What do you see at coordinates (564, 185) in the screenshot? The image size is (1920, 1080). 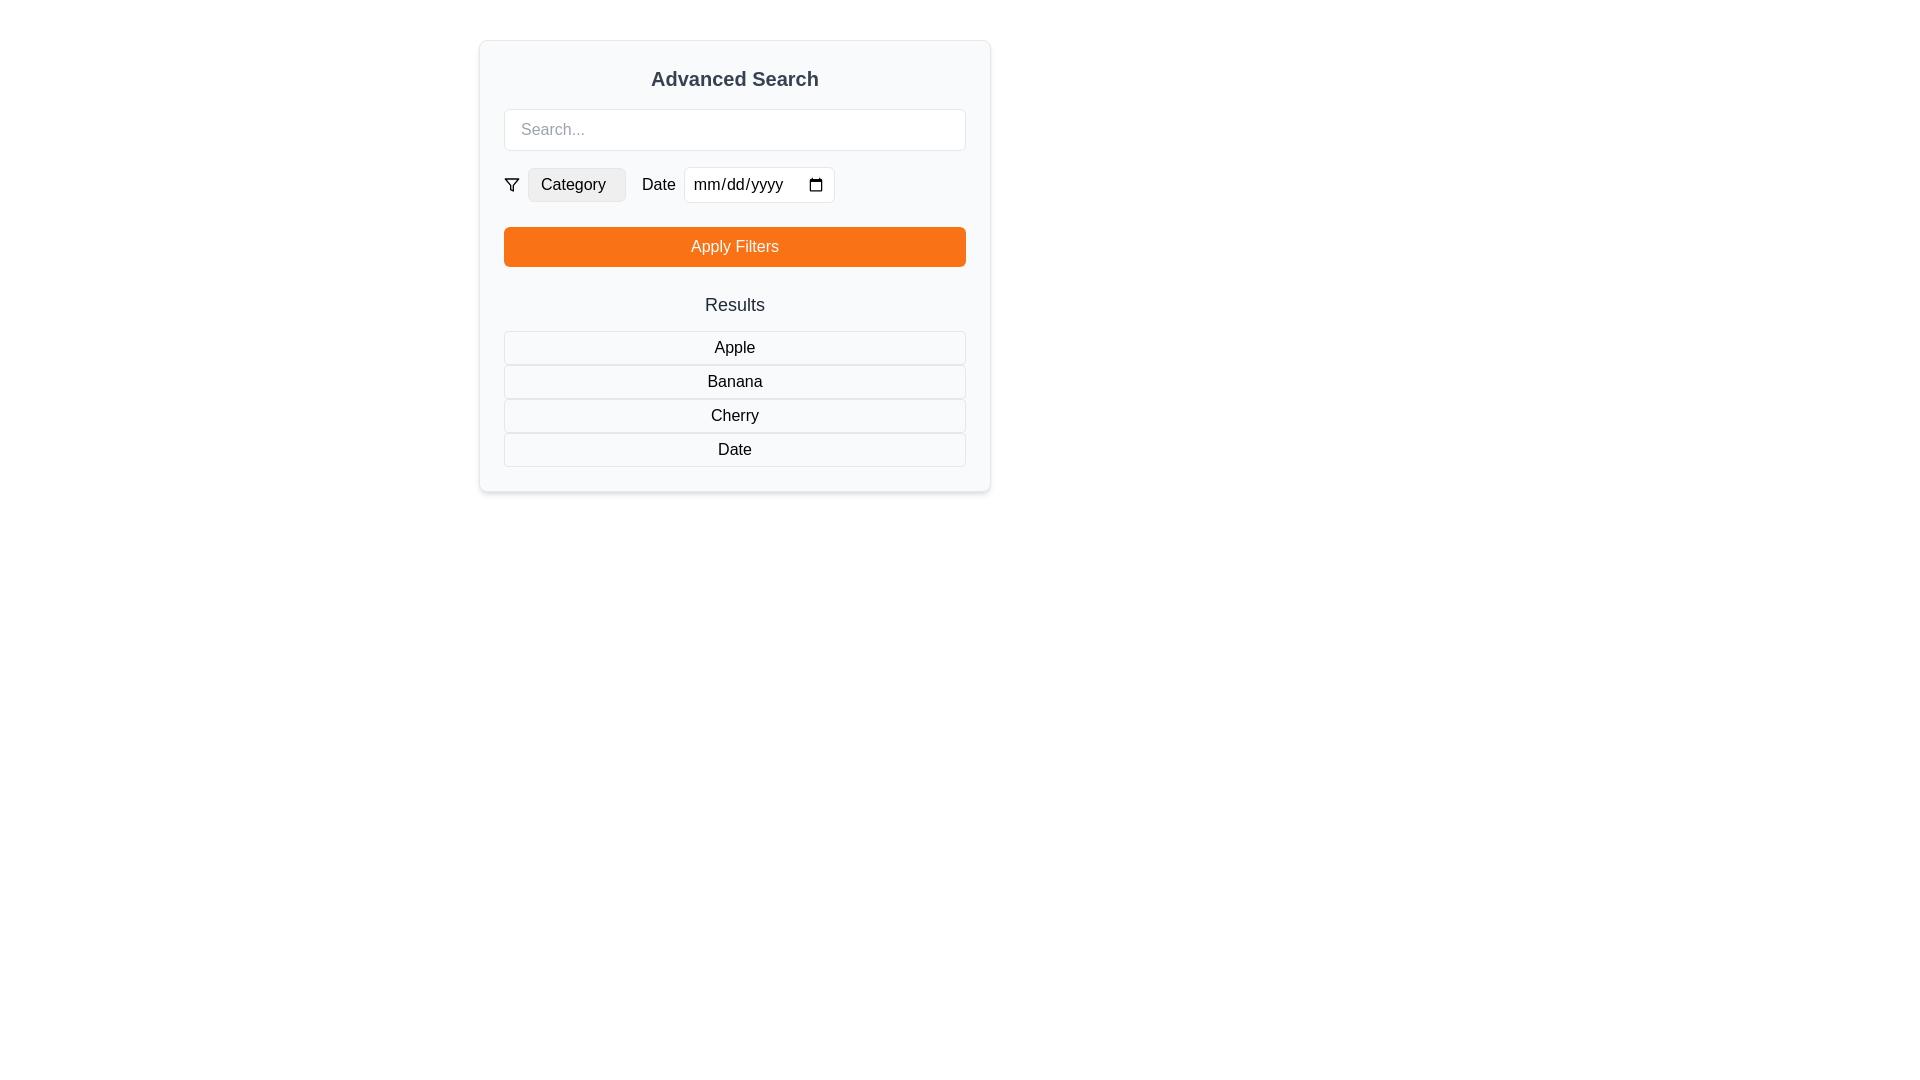 I see `the leftmost dropdown menu element in the upper section of the panel` at bounding box center [564, 185].